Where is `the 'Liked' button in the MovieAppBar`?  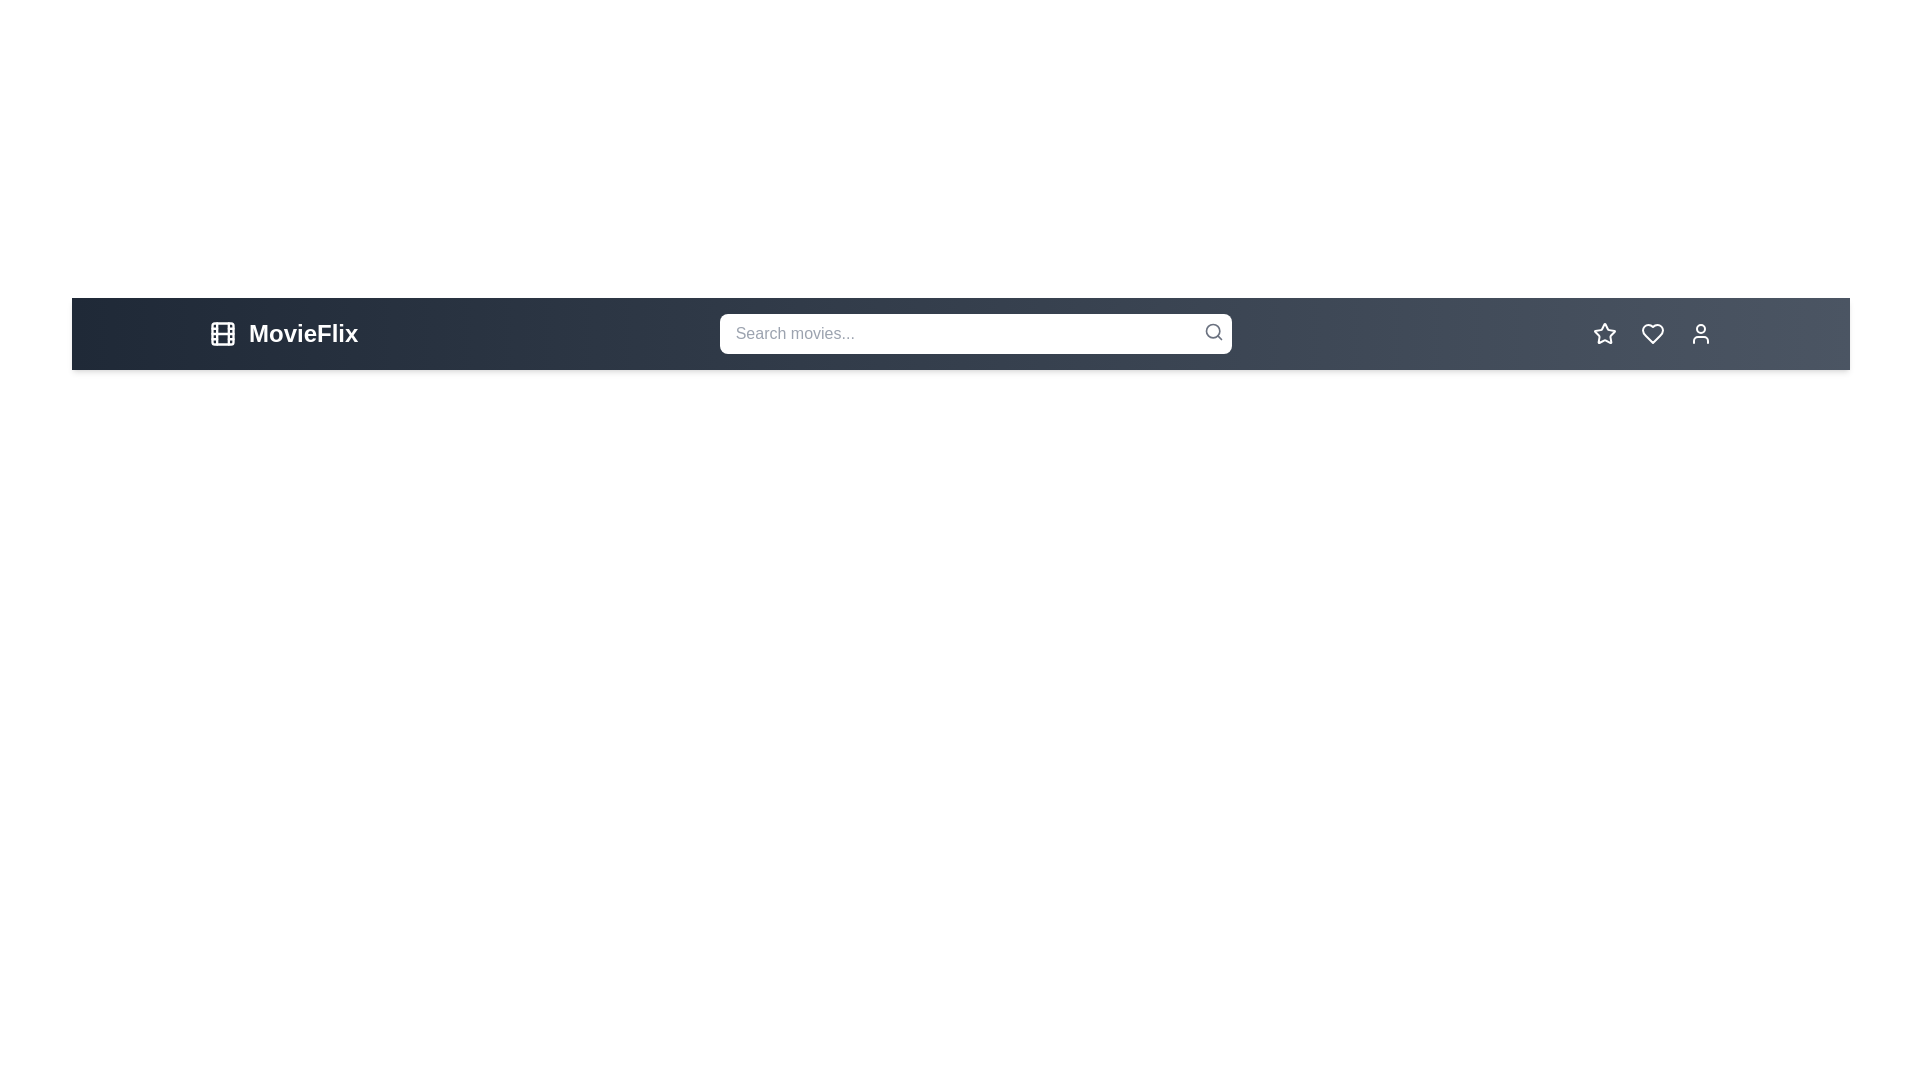
the 'Liked' button in the MovieAppBar is located at coordinates (1652, 333).